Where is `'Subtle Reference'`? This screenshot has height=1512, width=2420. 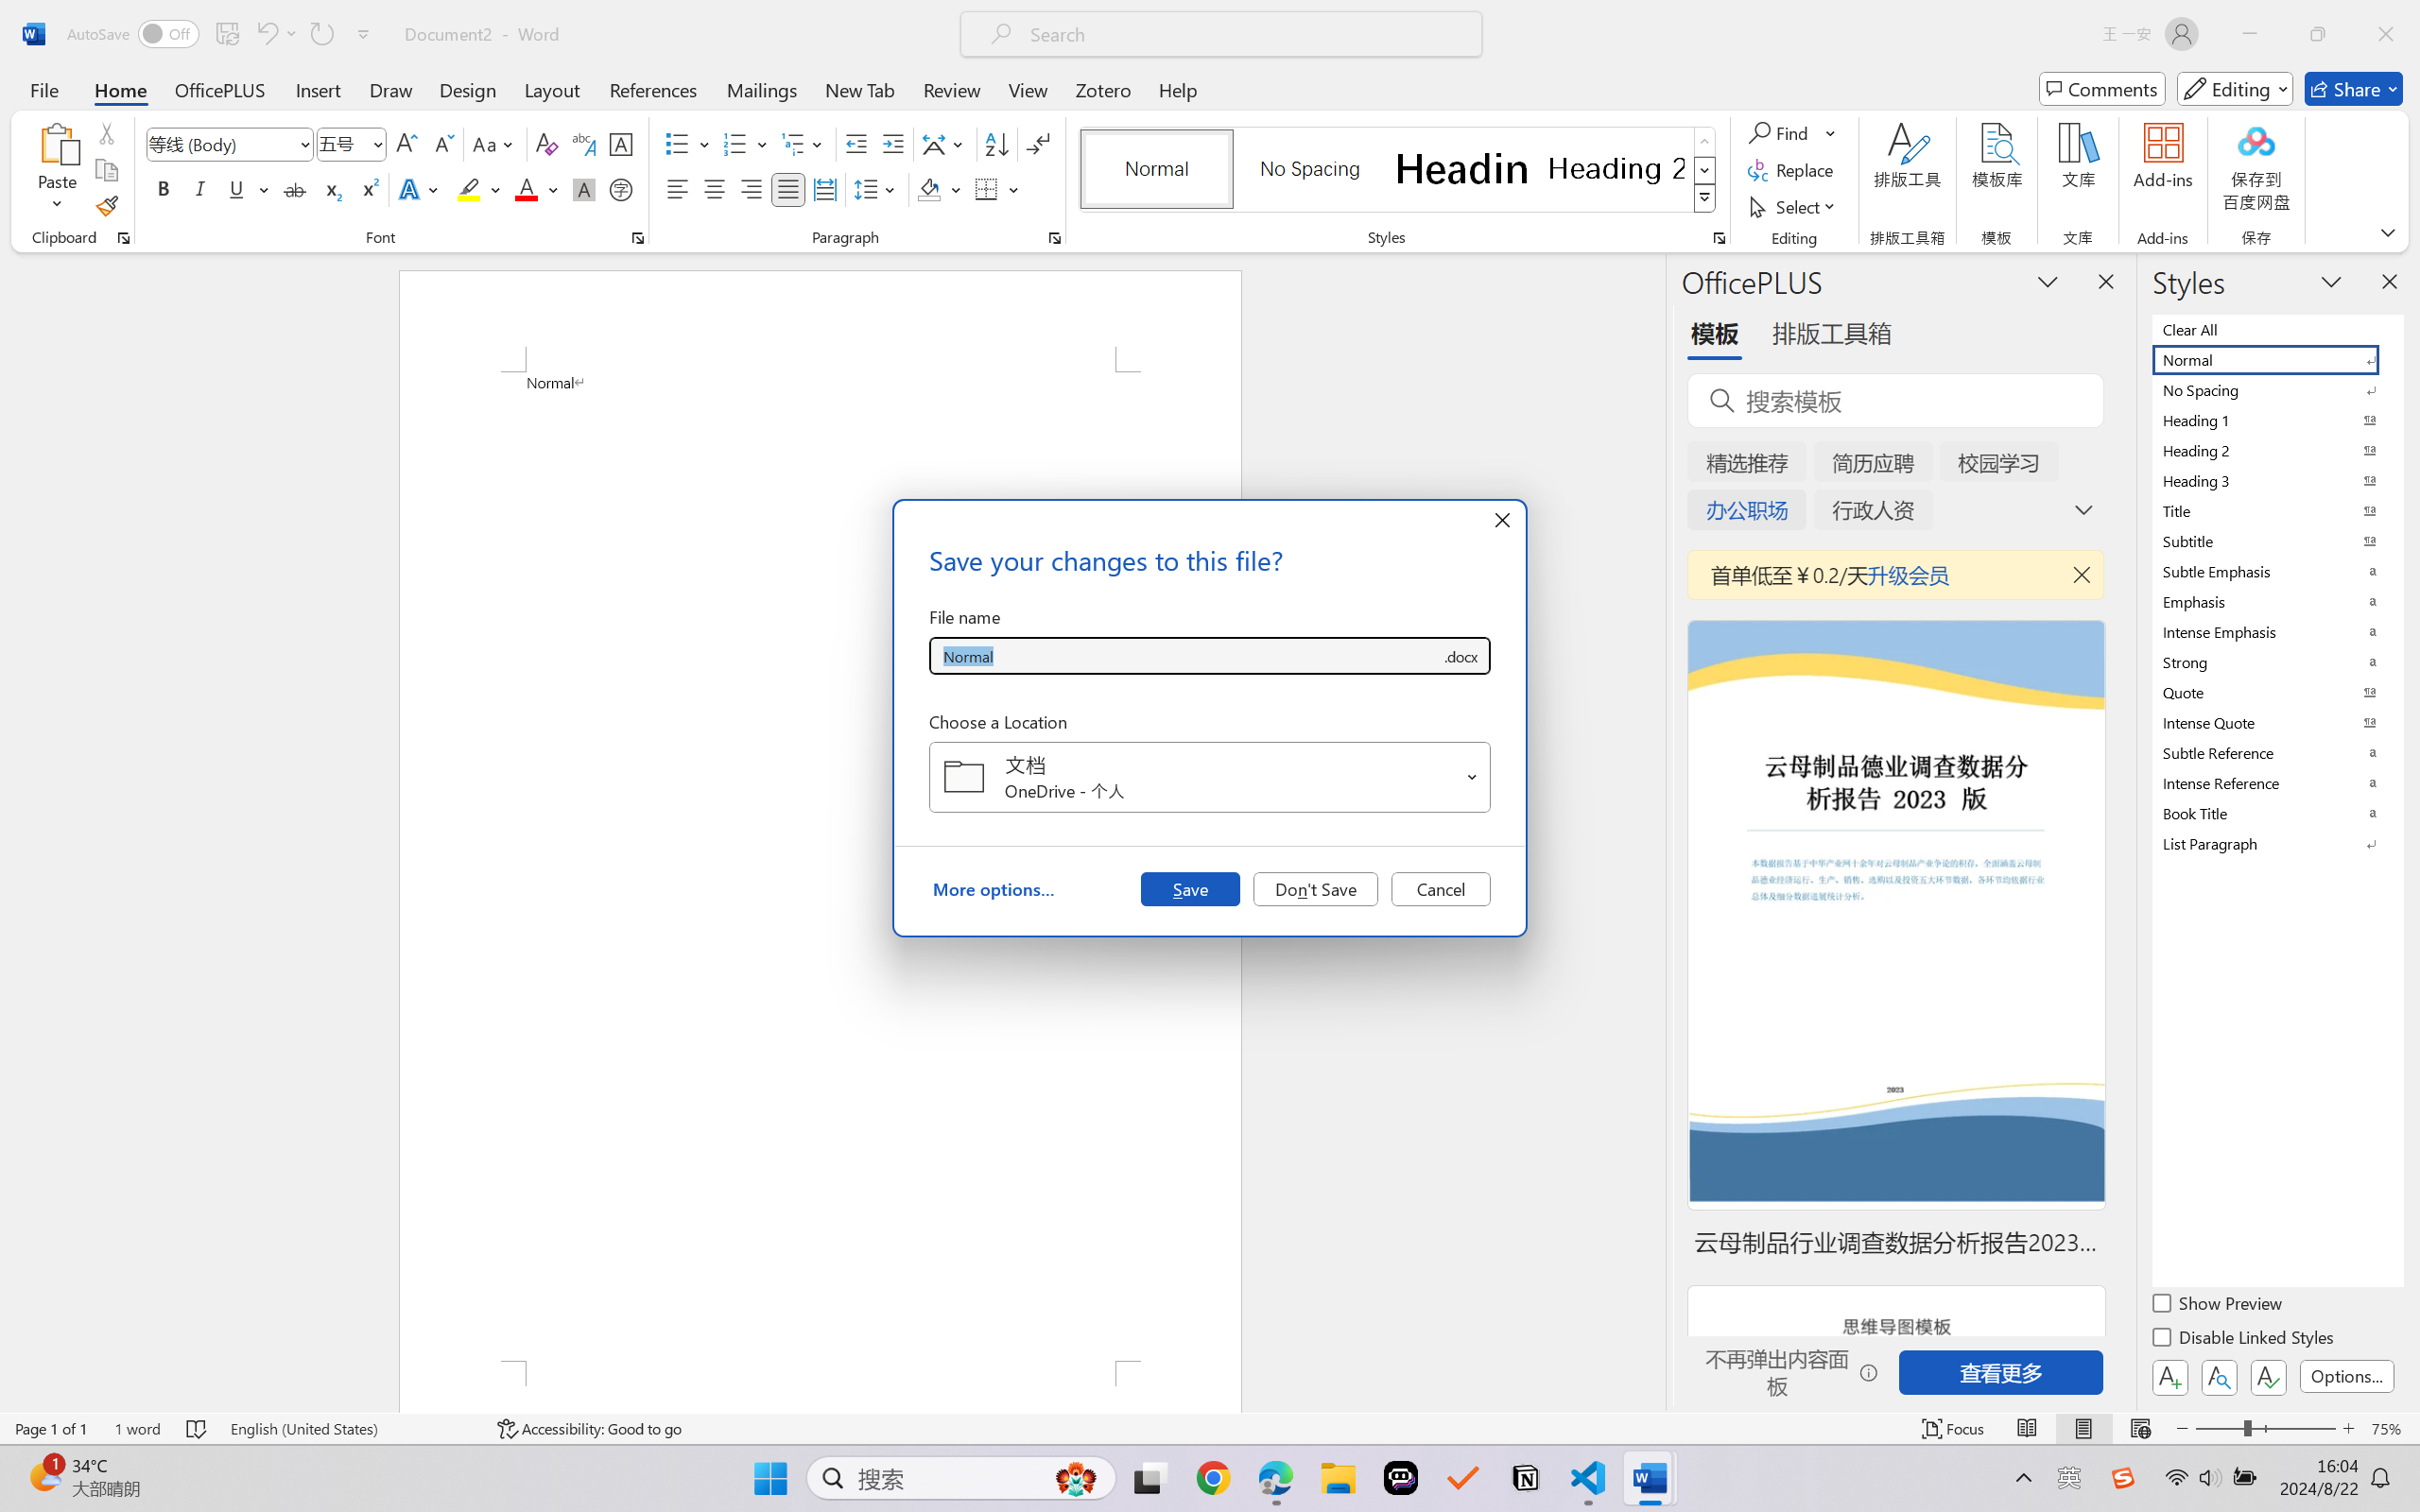 'Subtle Reference' is located at coordinates (2275, 752).